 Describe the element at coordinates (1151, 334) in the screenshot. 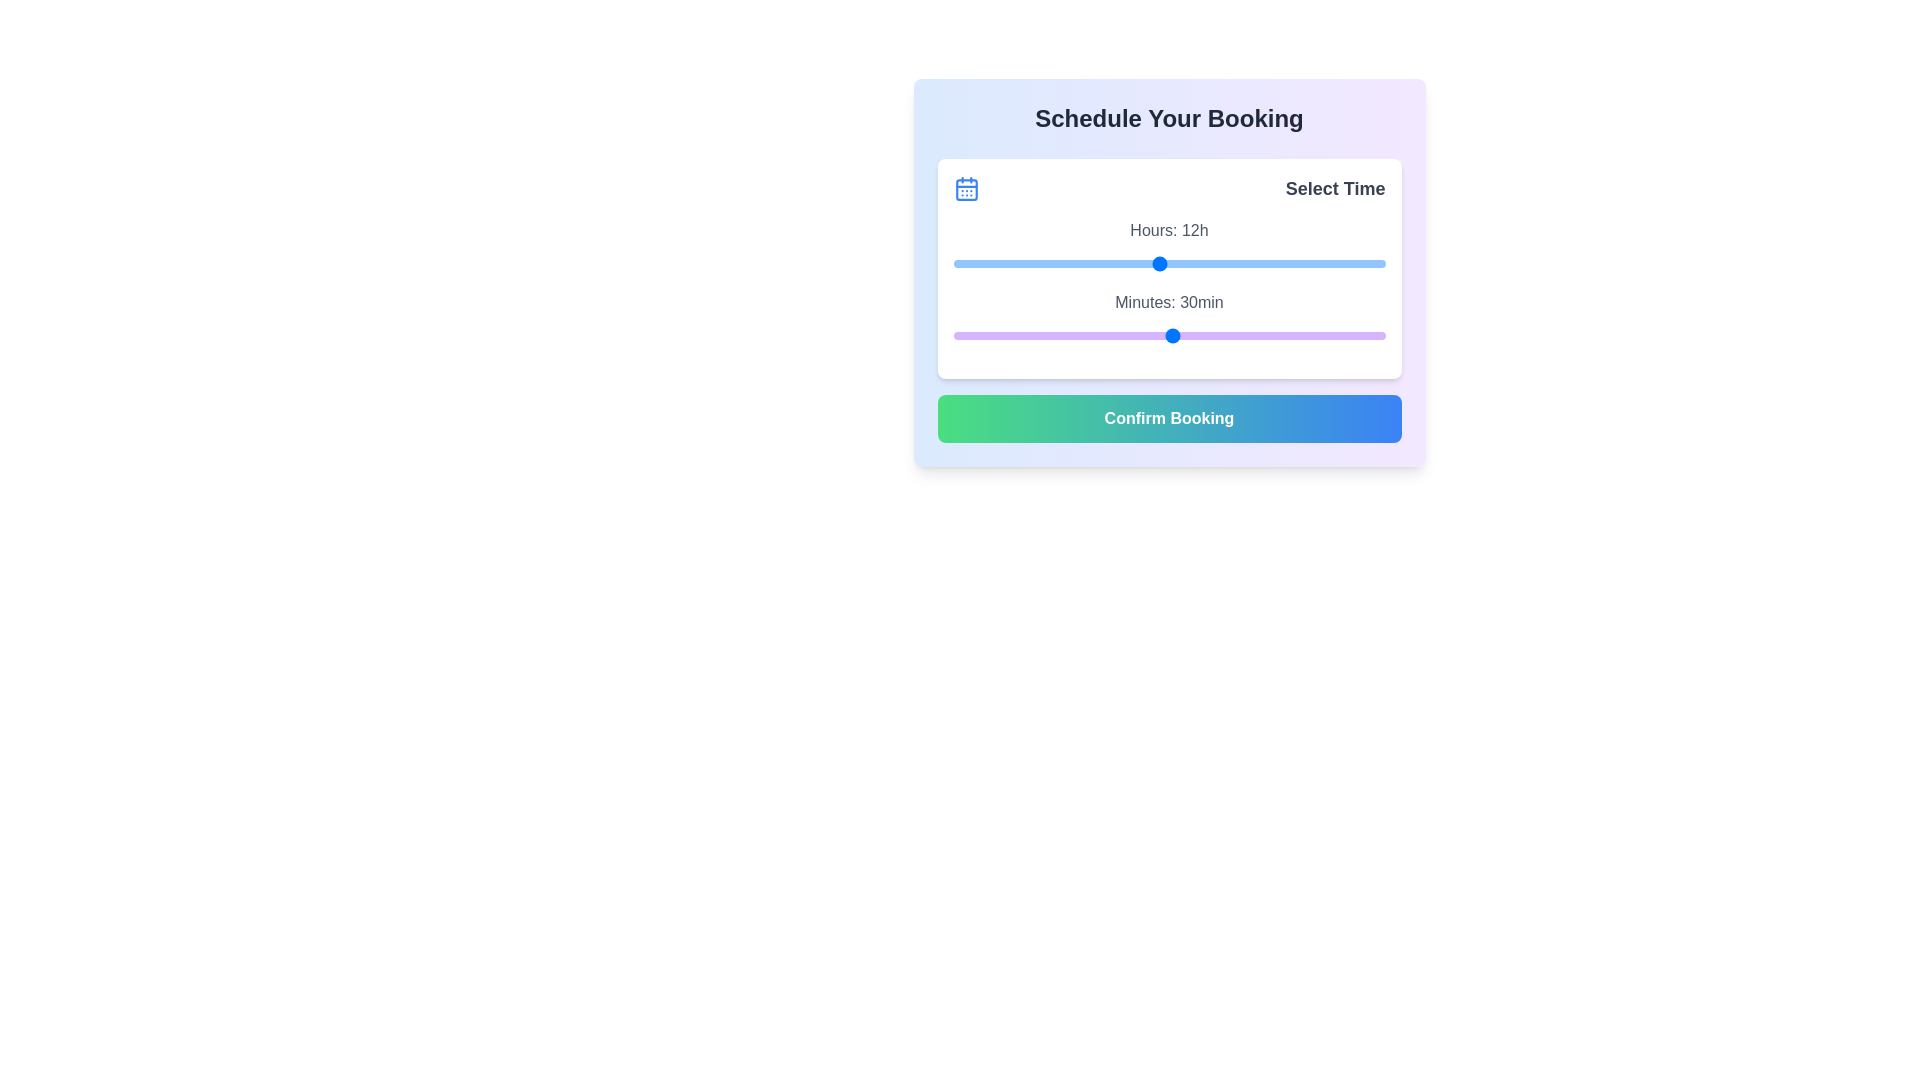

I see `the minutes slider to set it to 27 minutes` at that location.